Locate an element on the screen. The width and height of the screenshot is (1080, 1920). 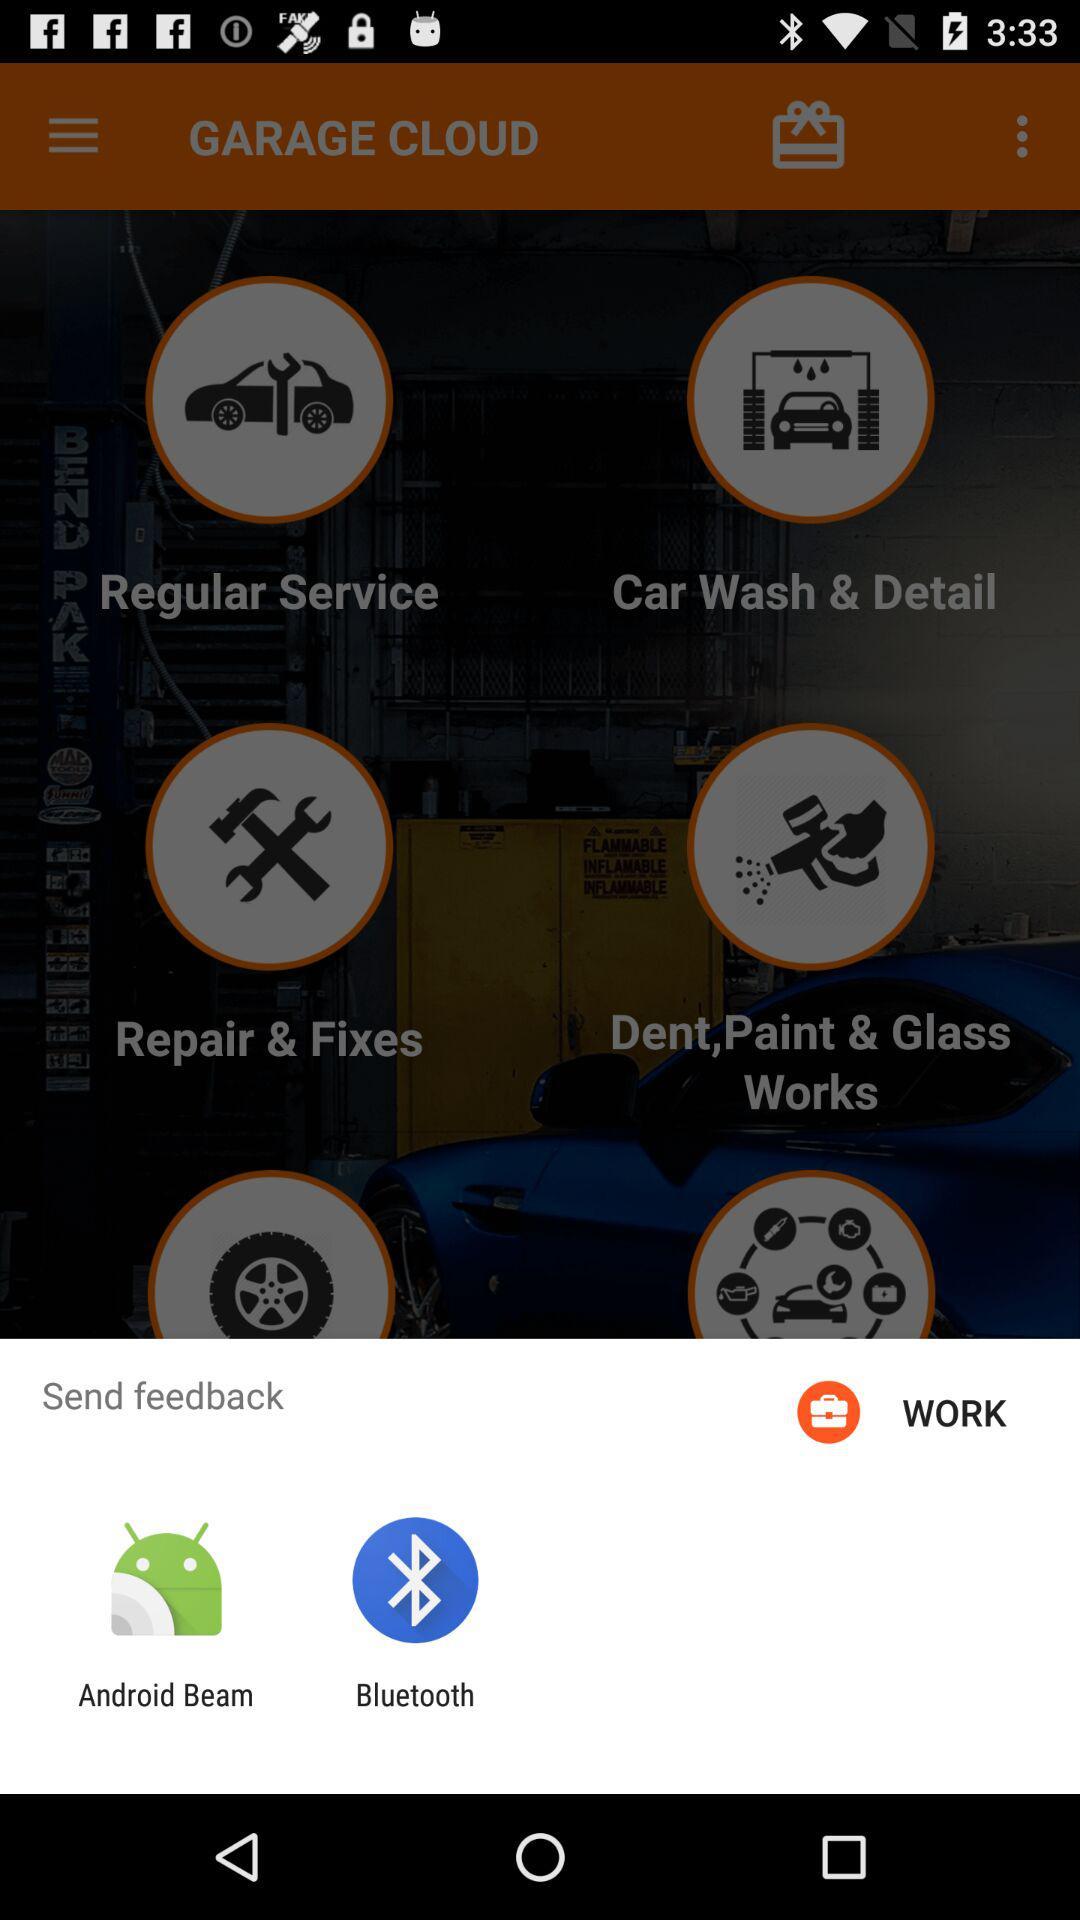
the icon next to the android beam icon is located at coordinates (414, 1711).